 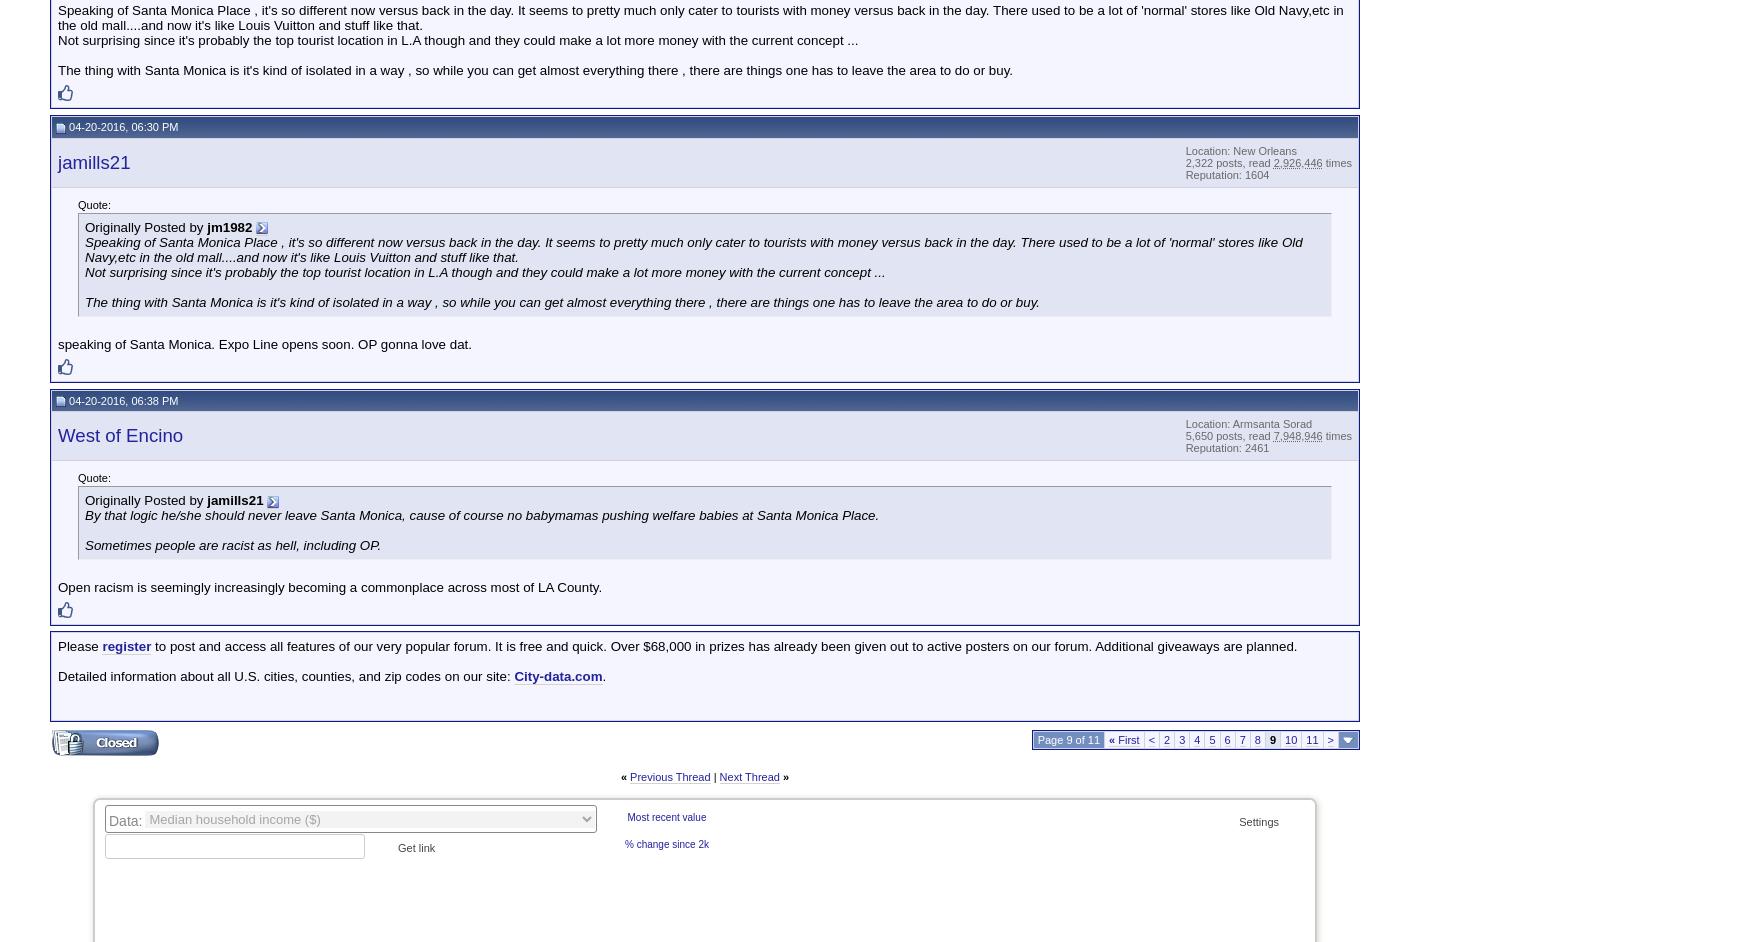 What do you see at coordinates (1229, 161) in the screenshot?
I see `'2,322 posts, read'` at bounding box center [1229, 161].